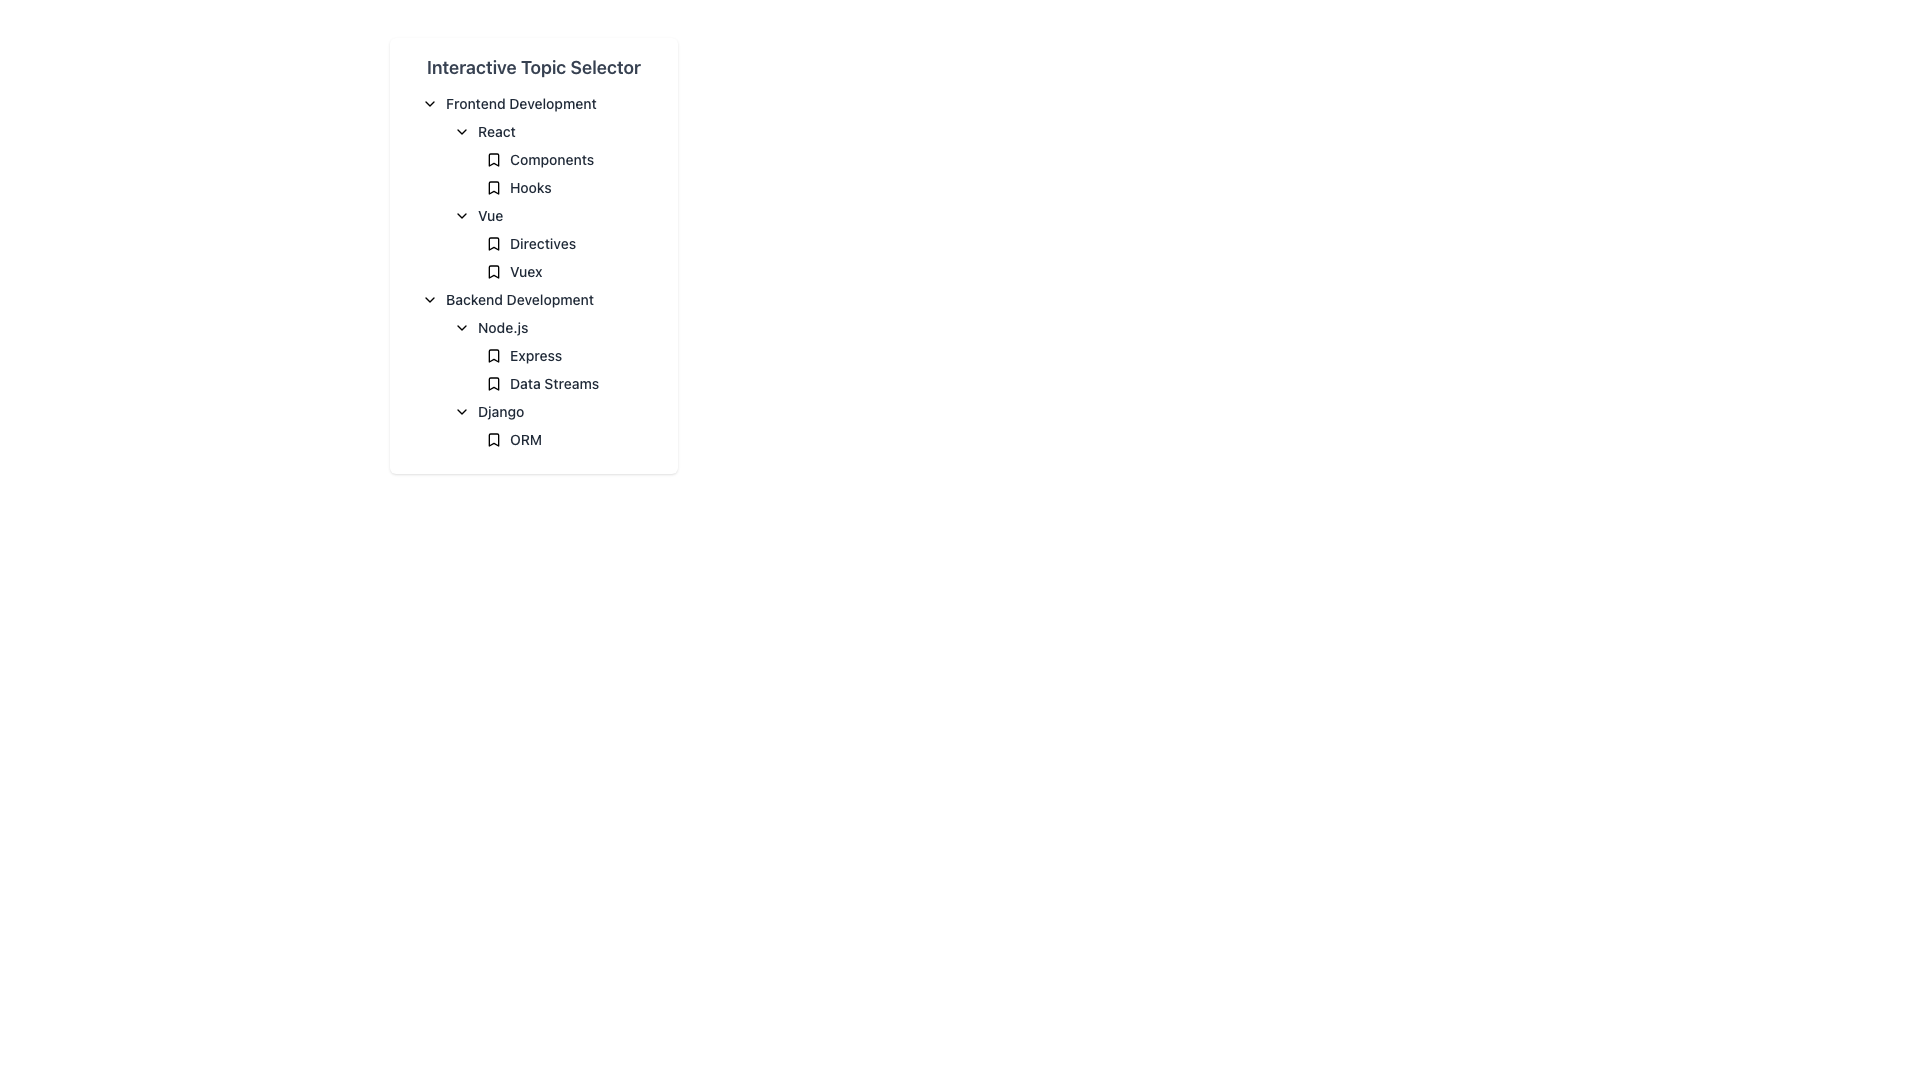 The width and height of the screenshot is (1920, 1080). I want to click on the 'Backend Development' category label in the interactive topic selector, so click(519, 300).